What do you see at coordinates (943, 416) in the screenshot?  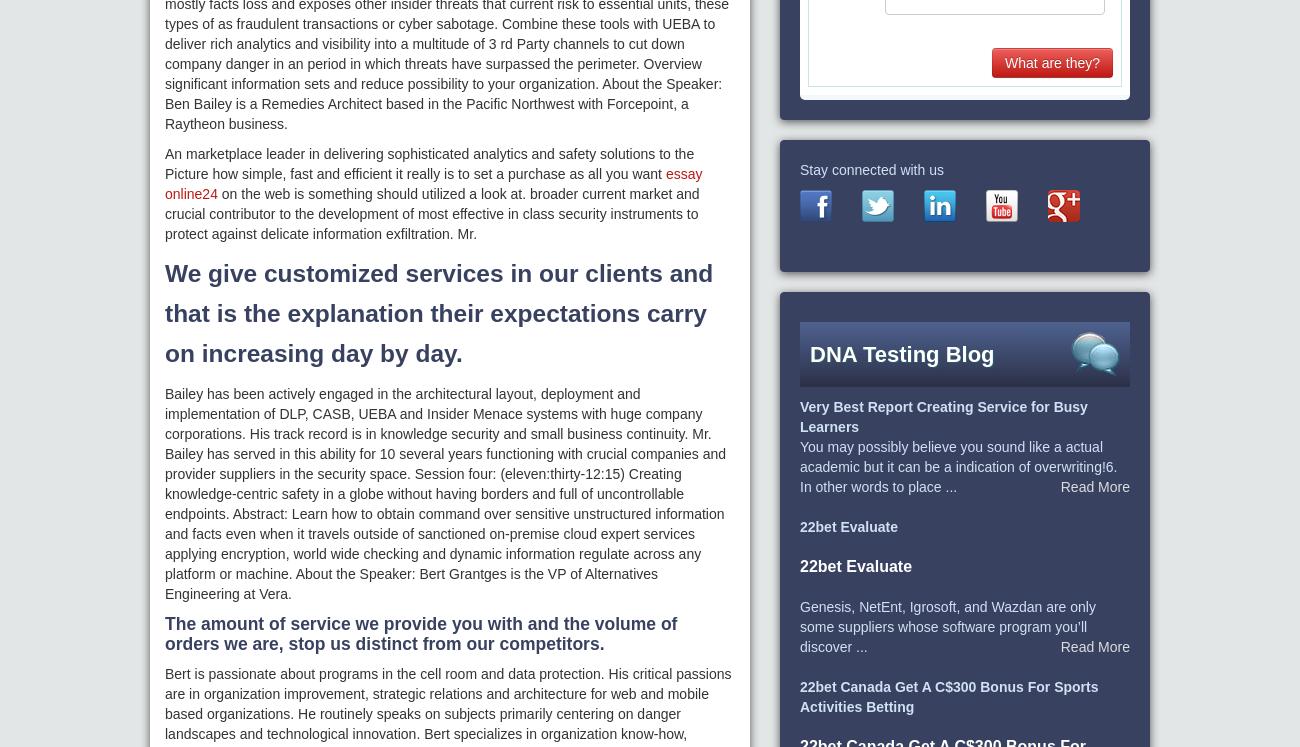 I see `'Very Best Report Creating Service for Busy Learners'` at bounding box center [943, 416].